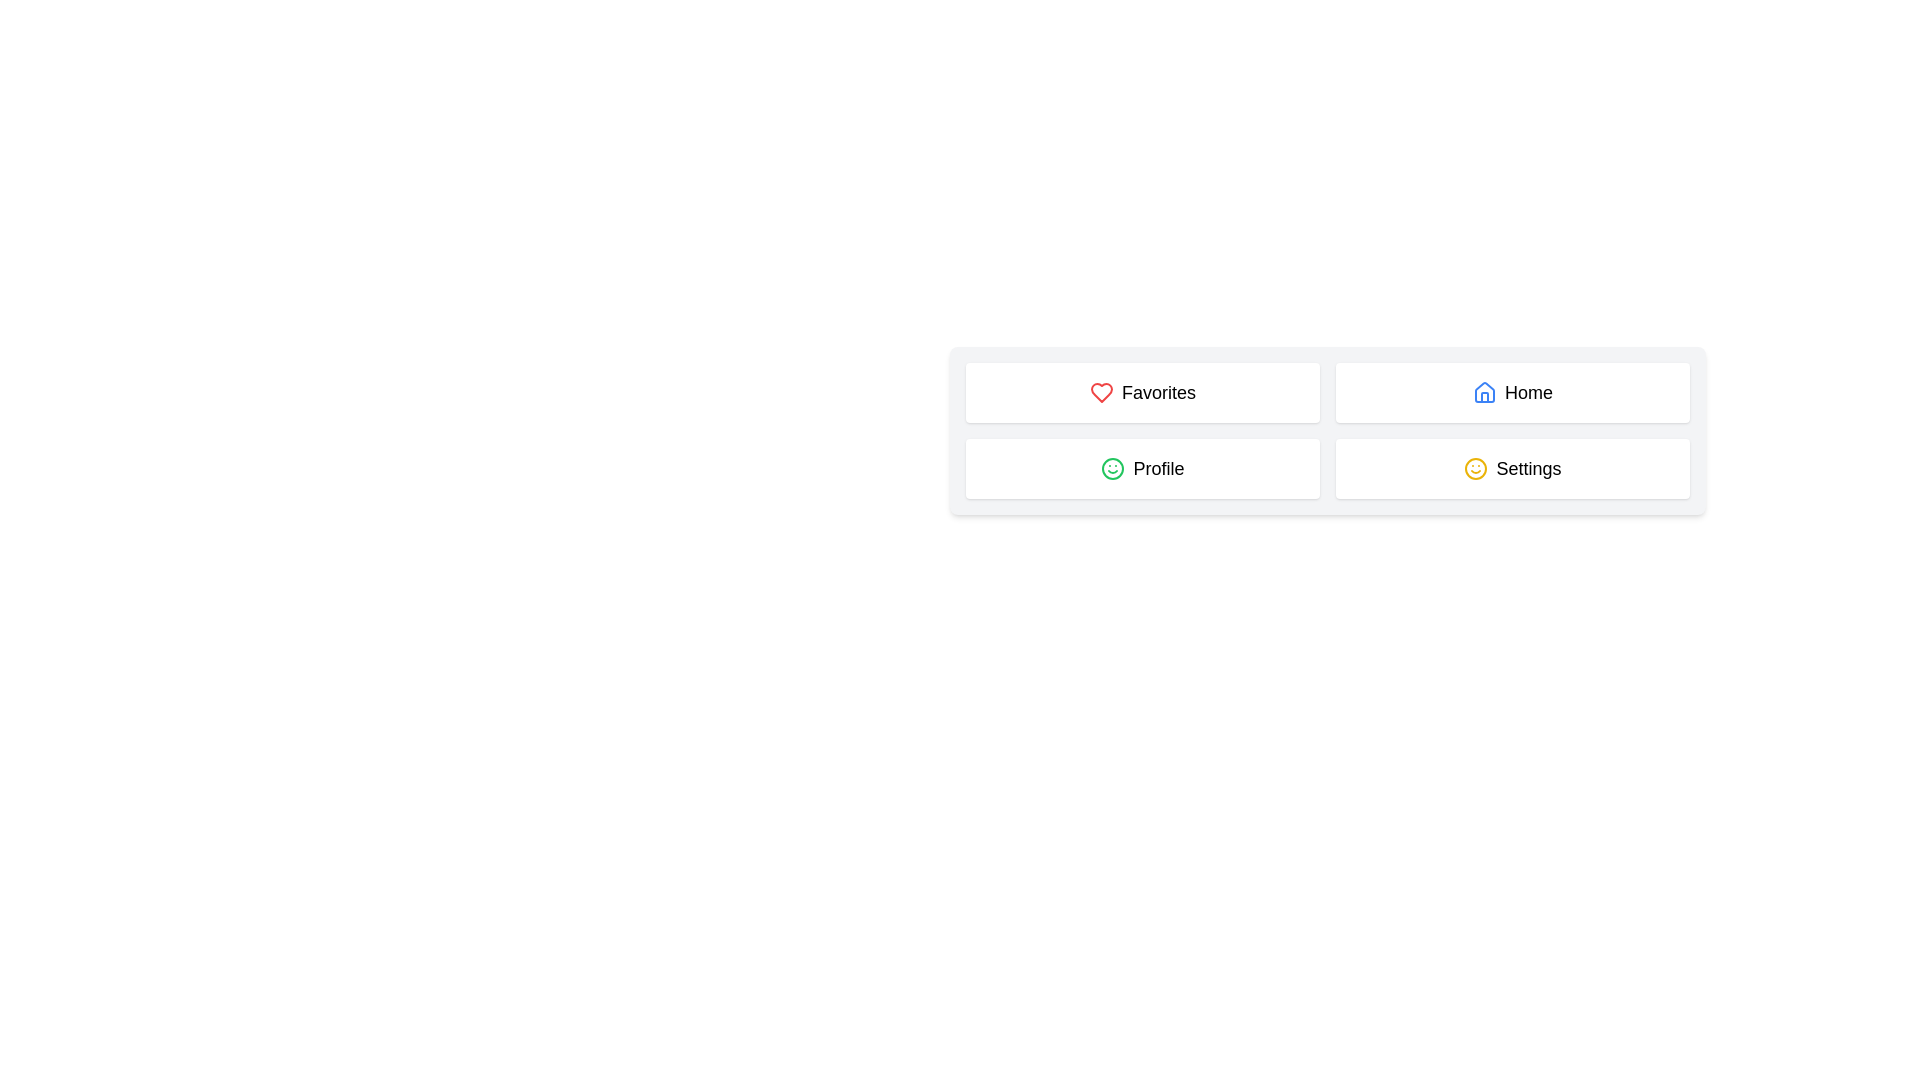  Describe the element at coordinates (1527, 393) in the screenshot. I see `text from the 'Home' label located in the top row, second column of the grid structure, which indicates its purpose or destination` at that location.